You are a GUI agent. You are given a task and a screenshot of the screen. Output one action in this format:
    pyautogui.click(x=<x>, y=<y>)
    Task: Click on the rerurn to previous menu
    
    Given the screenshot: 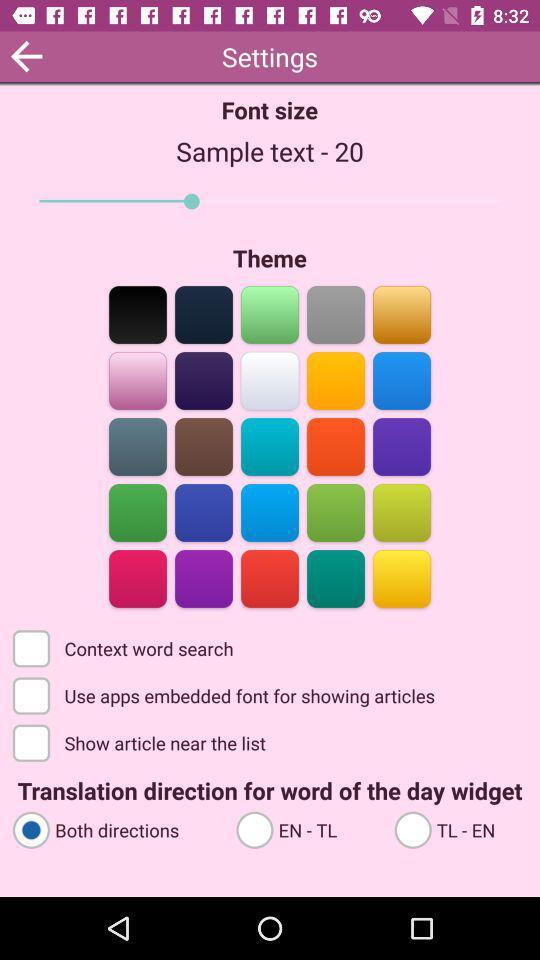 What is the action you would take?
    pyautogui.click(x=25, y=55)
    